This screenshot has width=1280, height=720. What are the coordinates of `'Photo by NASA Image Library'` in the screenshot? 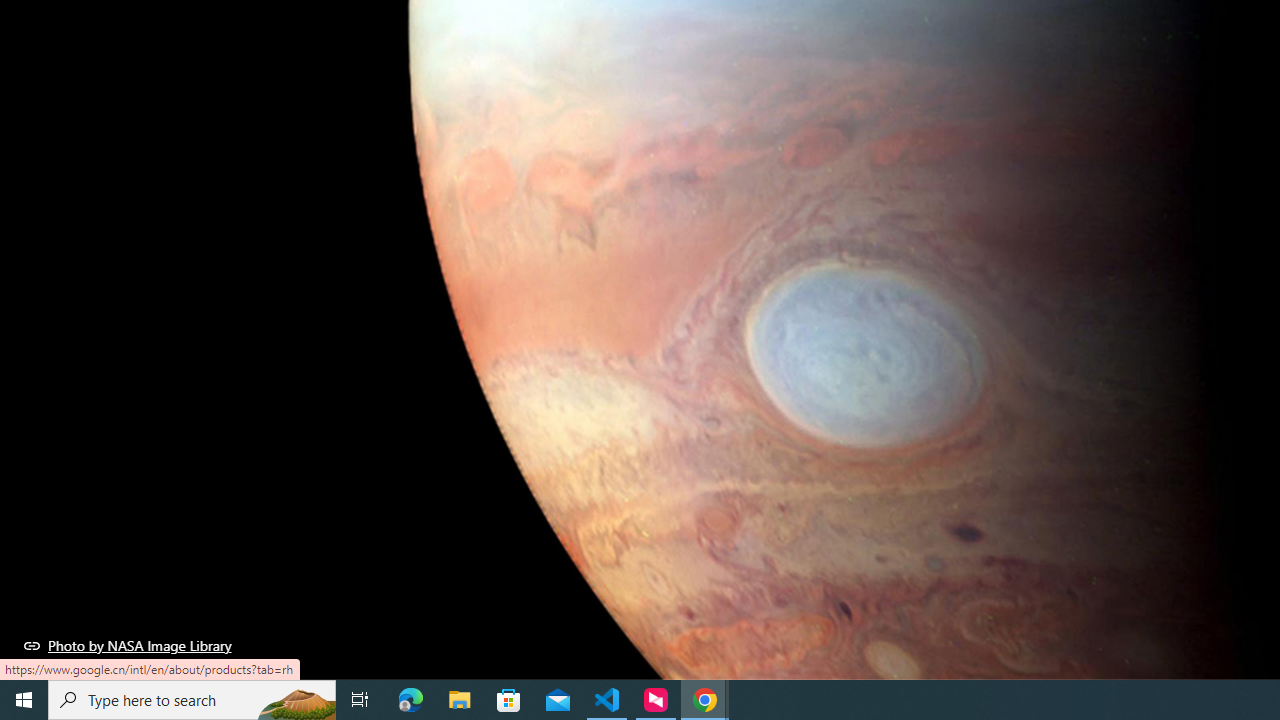 It's located at (127, 645).